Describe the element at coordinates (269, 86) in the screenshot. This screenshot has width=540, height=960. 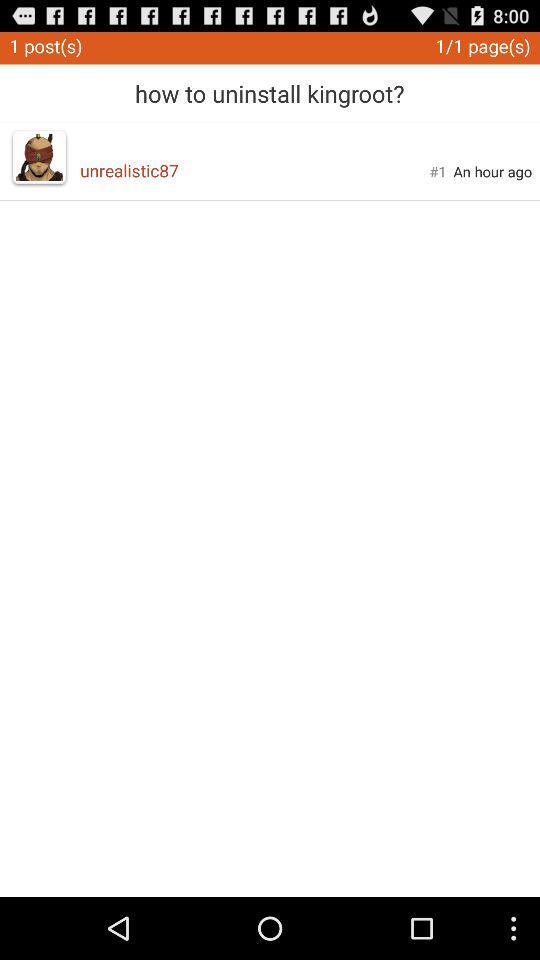
I see `the app next to the 1 1 page` at that location.